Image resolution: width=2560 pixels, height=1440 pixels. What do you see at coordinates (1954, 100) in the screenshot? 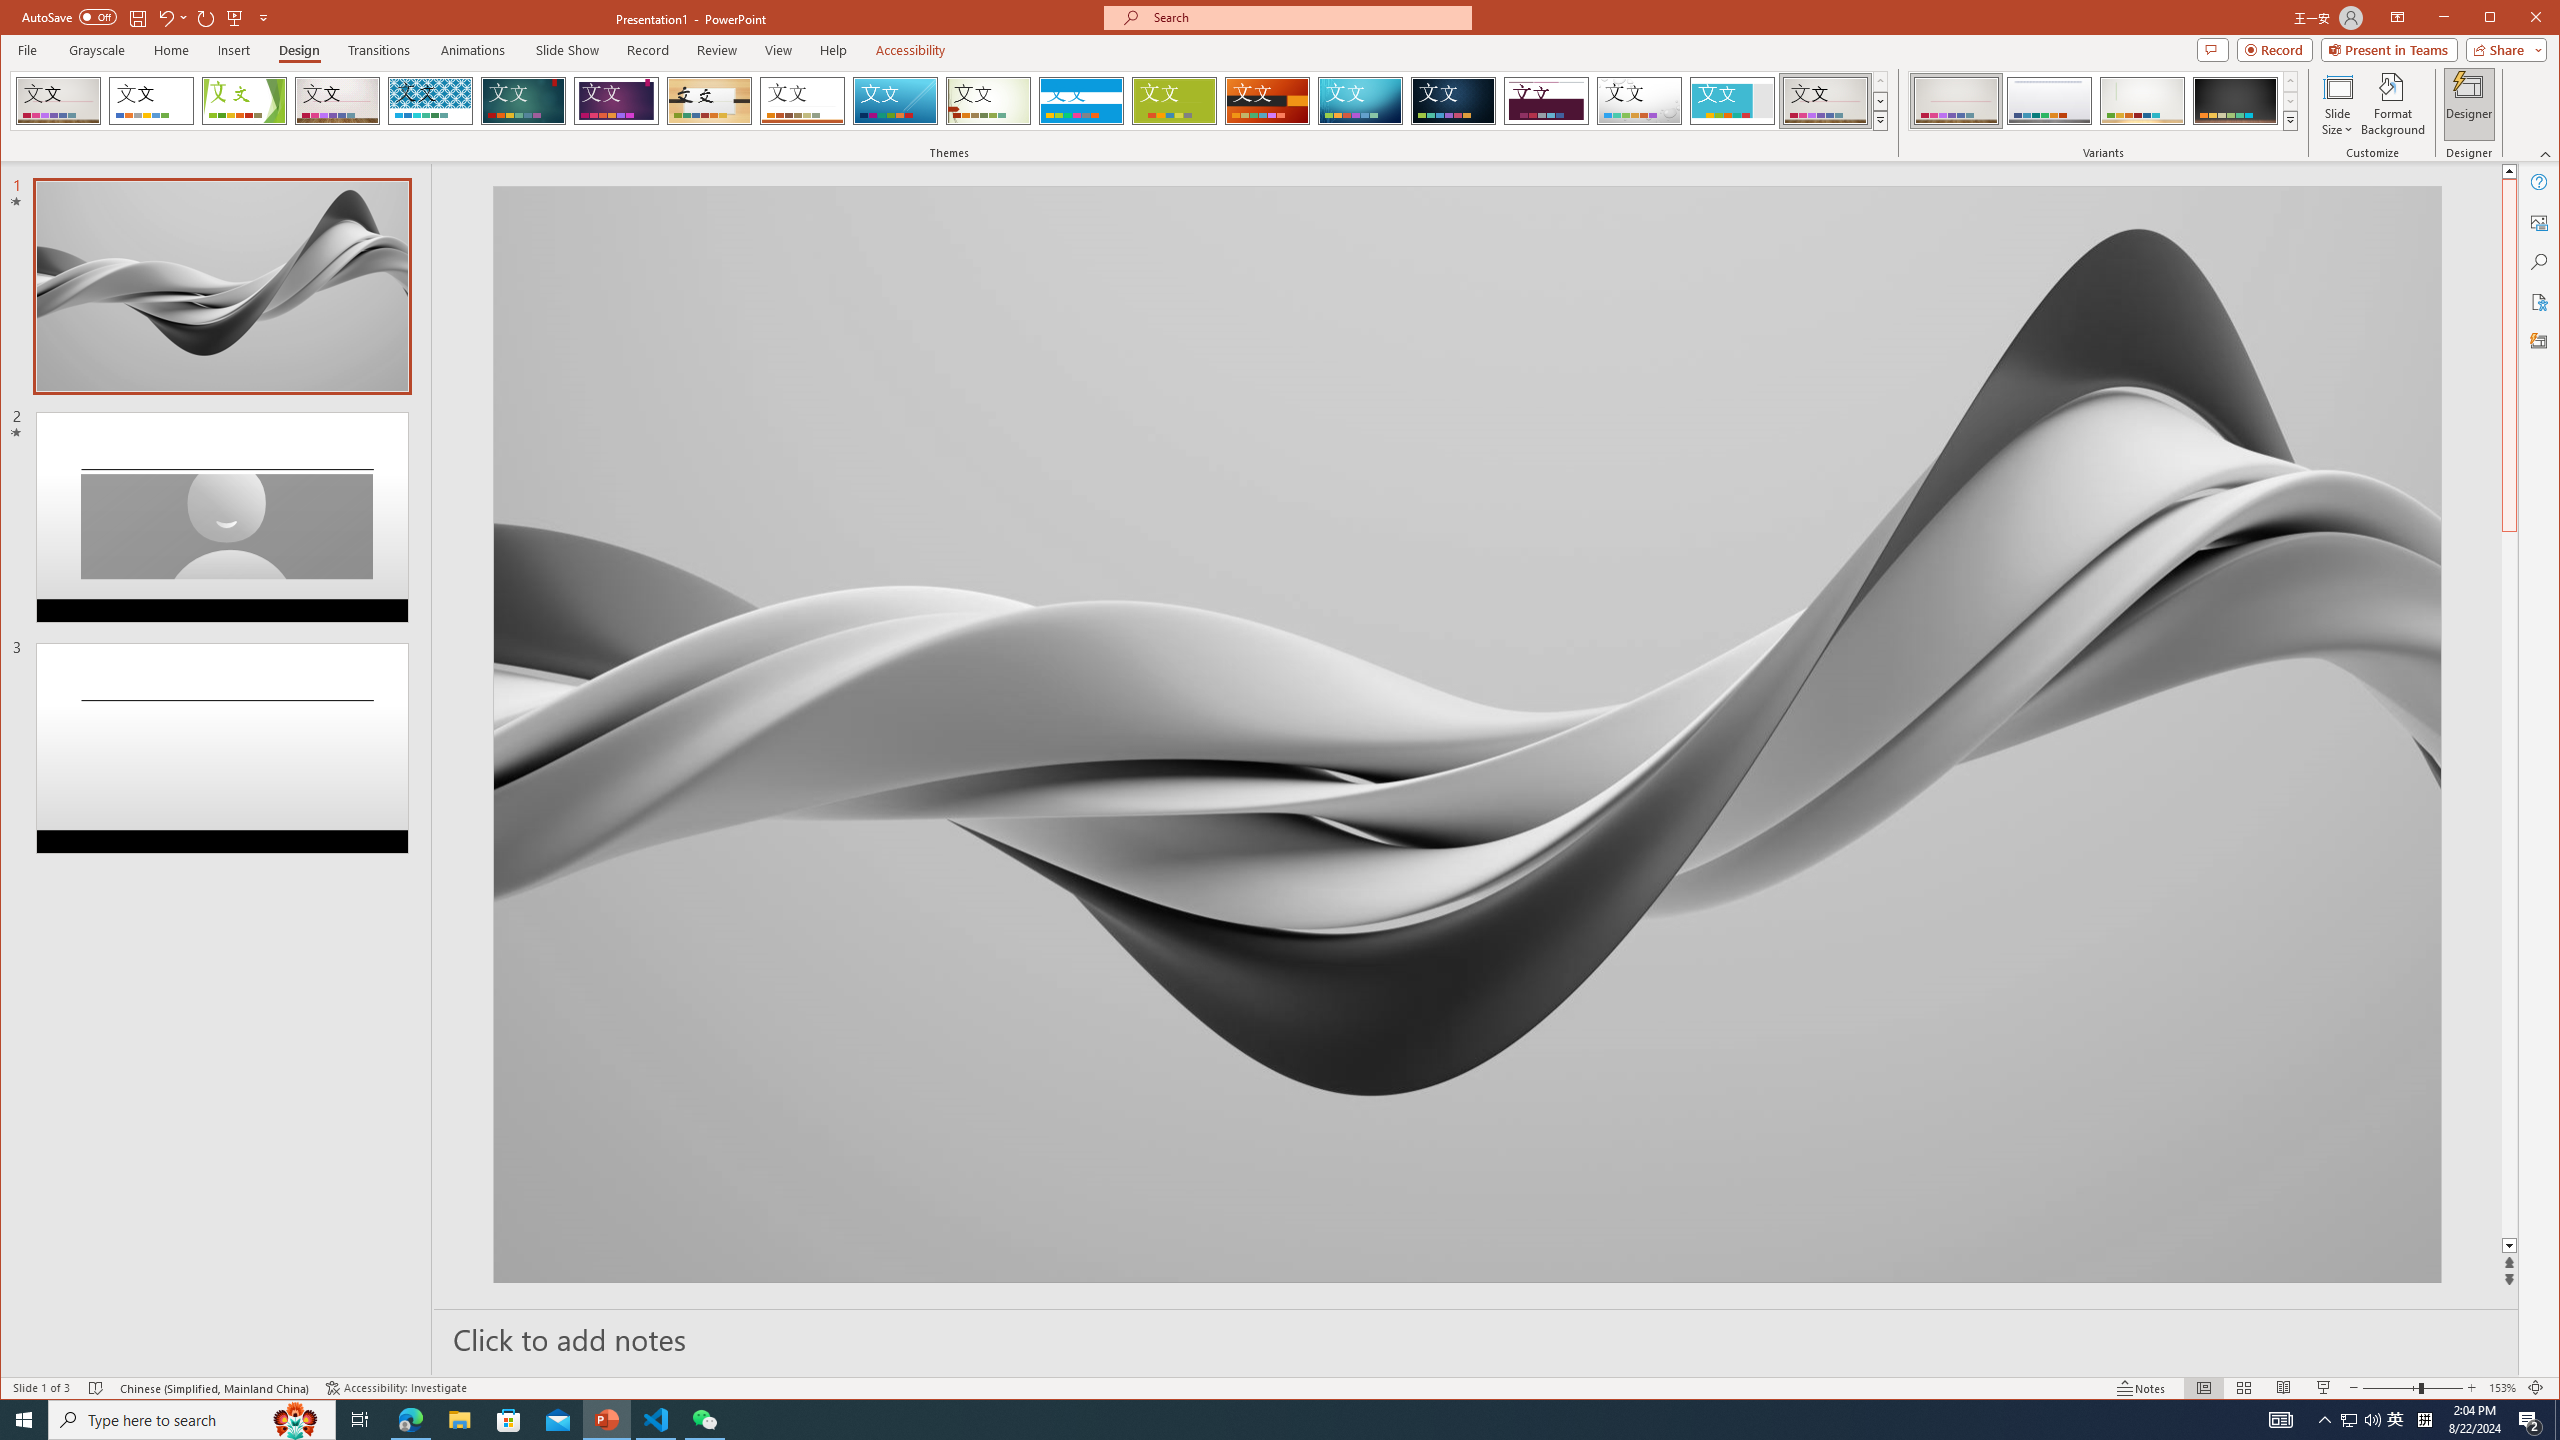
I see `'Gallery Variant 1'` at bounding box center [1954, 100].